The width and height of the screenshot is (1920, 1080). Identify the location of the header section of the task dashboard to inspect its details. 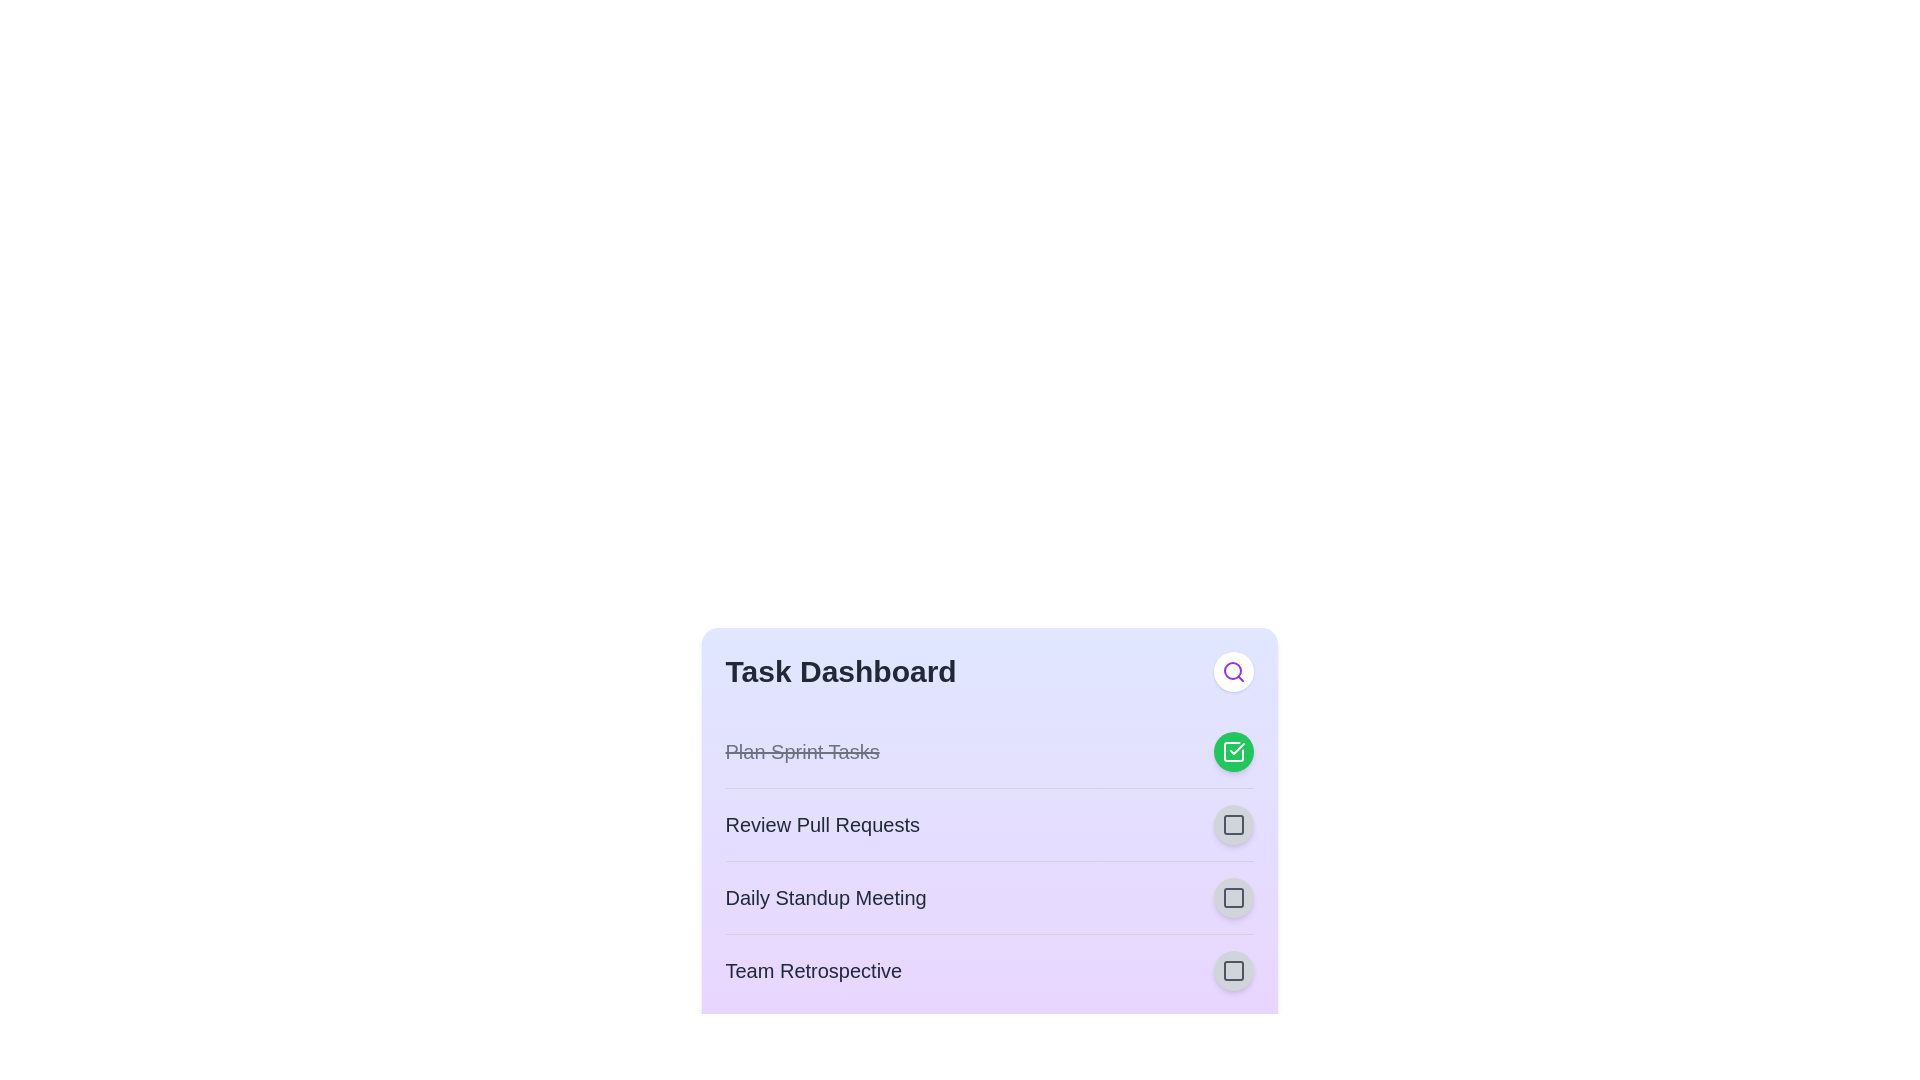
(840, 671).